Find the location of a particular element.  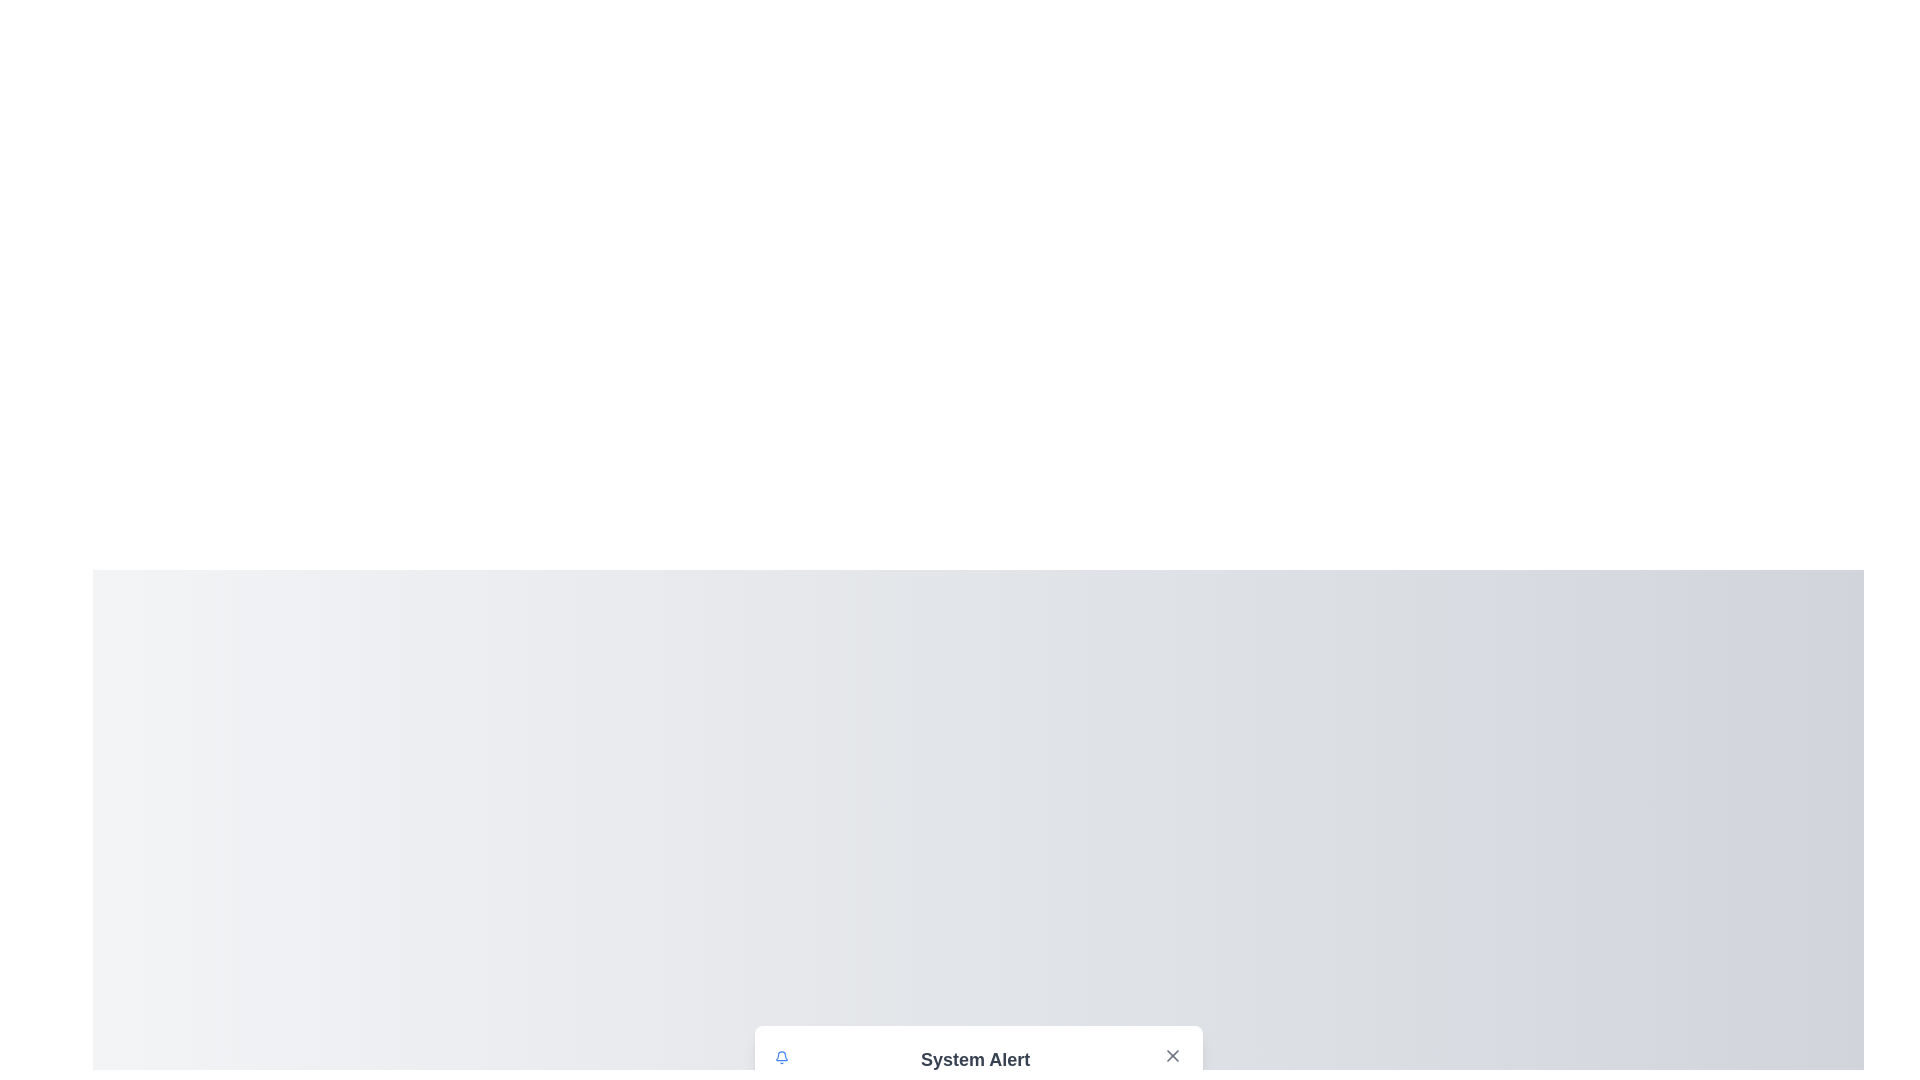

the gray 'X' button is located at coordinates (1172, 1055).